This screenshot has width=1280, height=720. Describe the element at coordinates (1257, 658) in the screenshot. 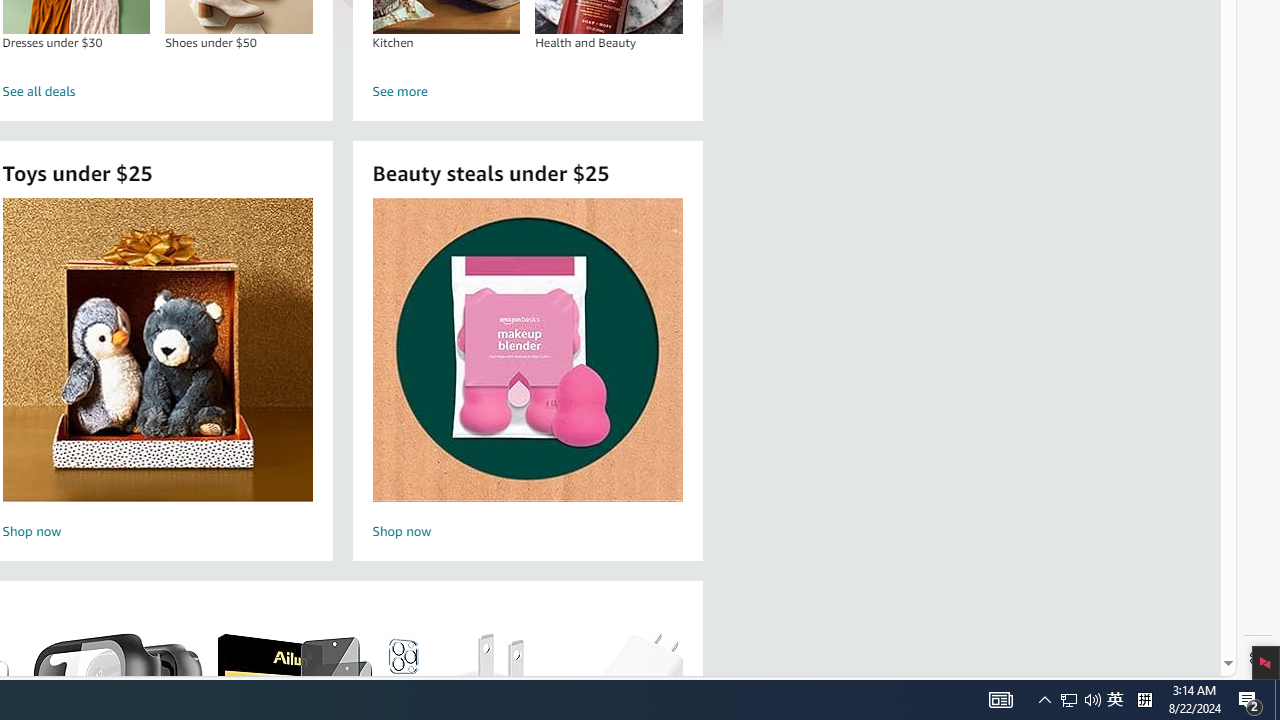

I see `'Settings'` at that location.